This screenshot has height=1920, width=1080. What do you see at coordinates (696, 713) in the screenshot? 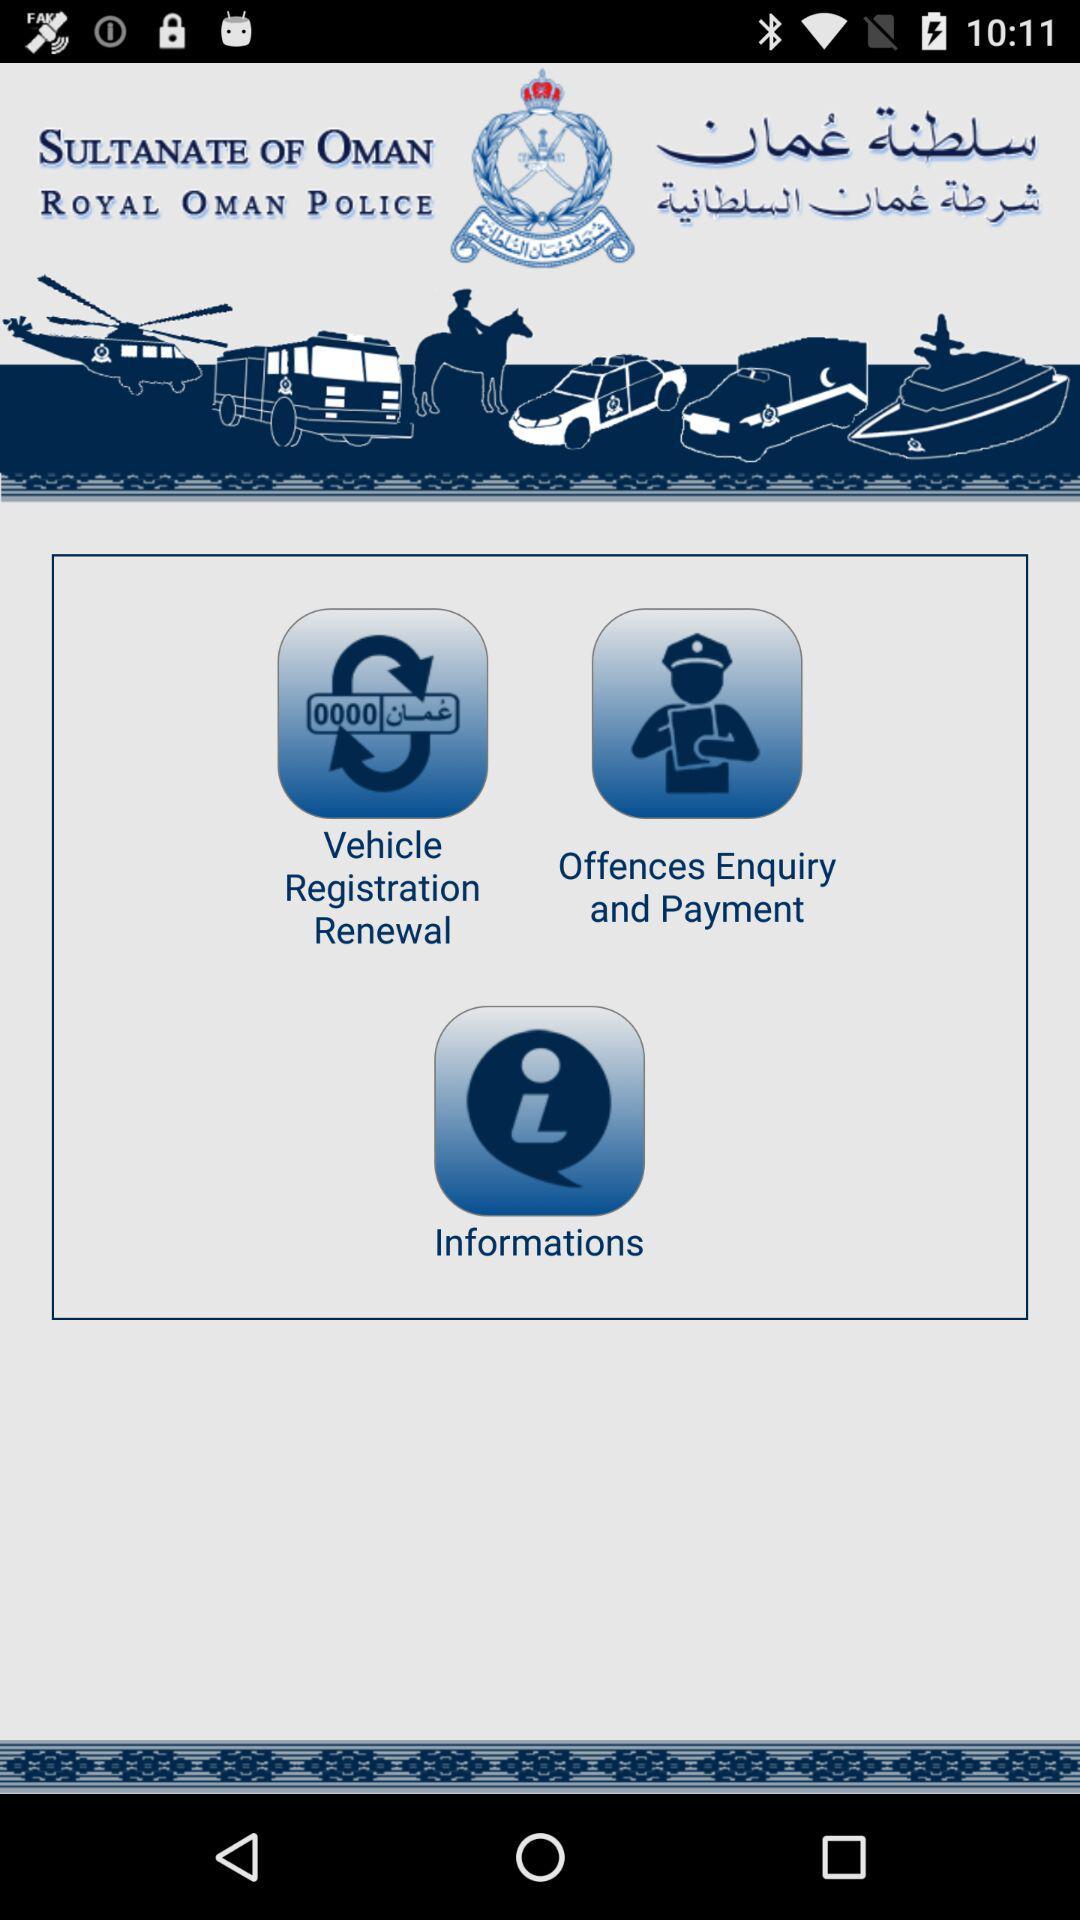
I see `the icon above offences enquiry and item` at bounding box center [696, 713].